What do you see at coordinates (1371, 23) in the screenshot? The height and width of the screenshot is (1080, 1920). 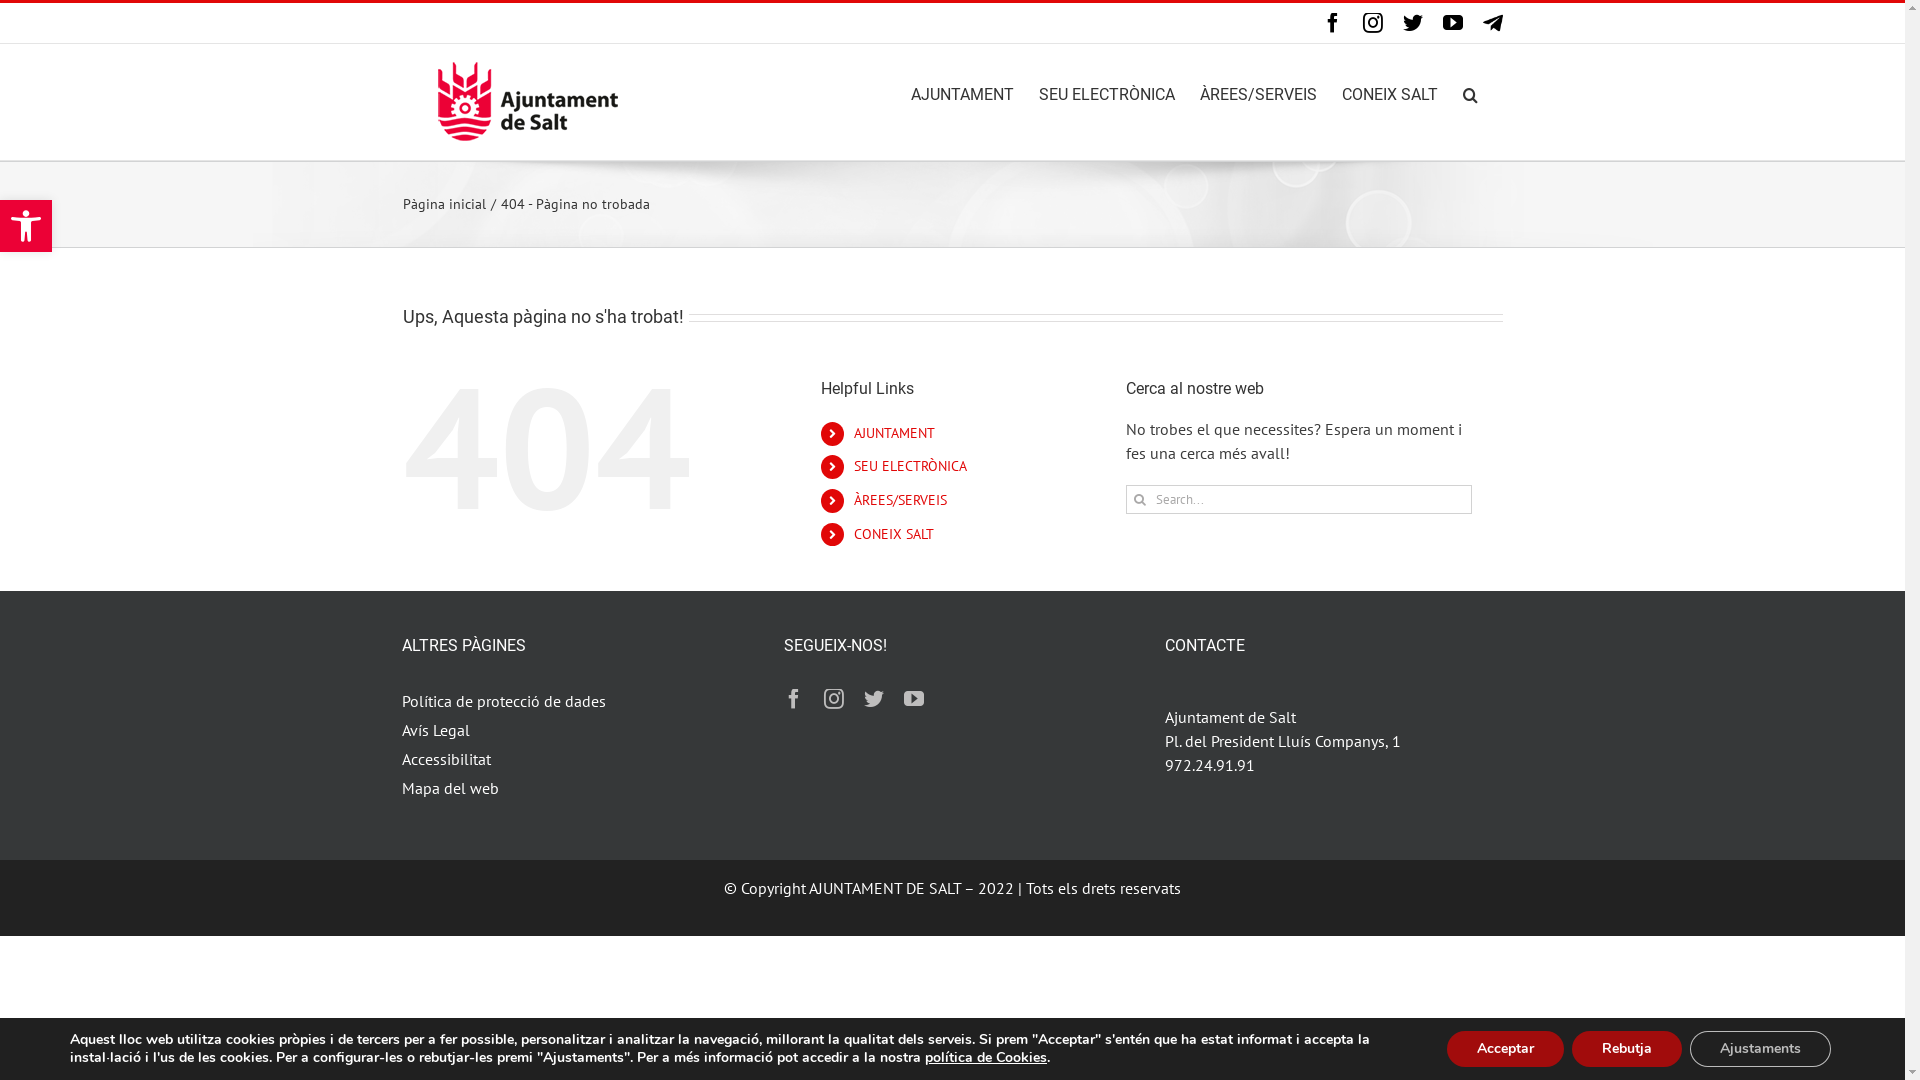 I see `'Instagram'` at bounding box center [1371, 23].